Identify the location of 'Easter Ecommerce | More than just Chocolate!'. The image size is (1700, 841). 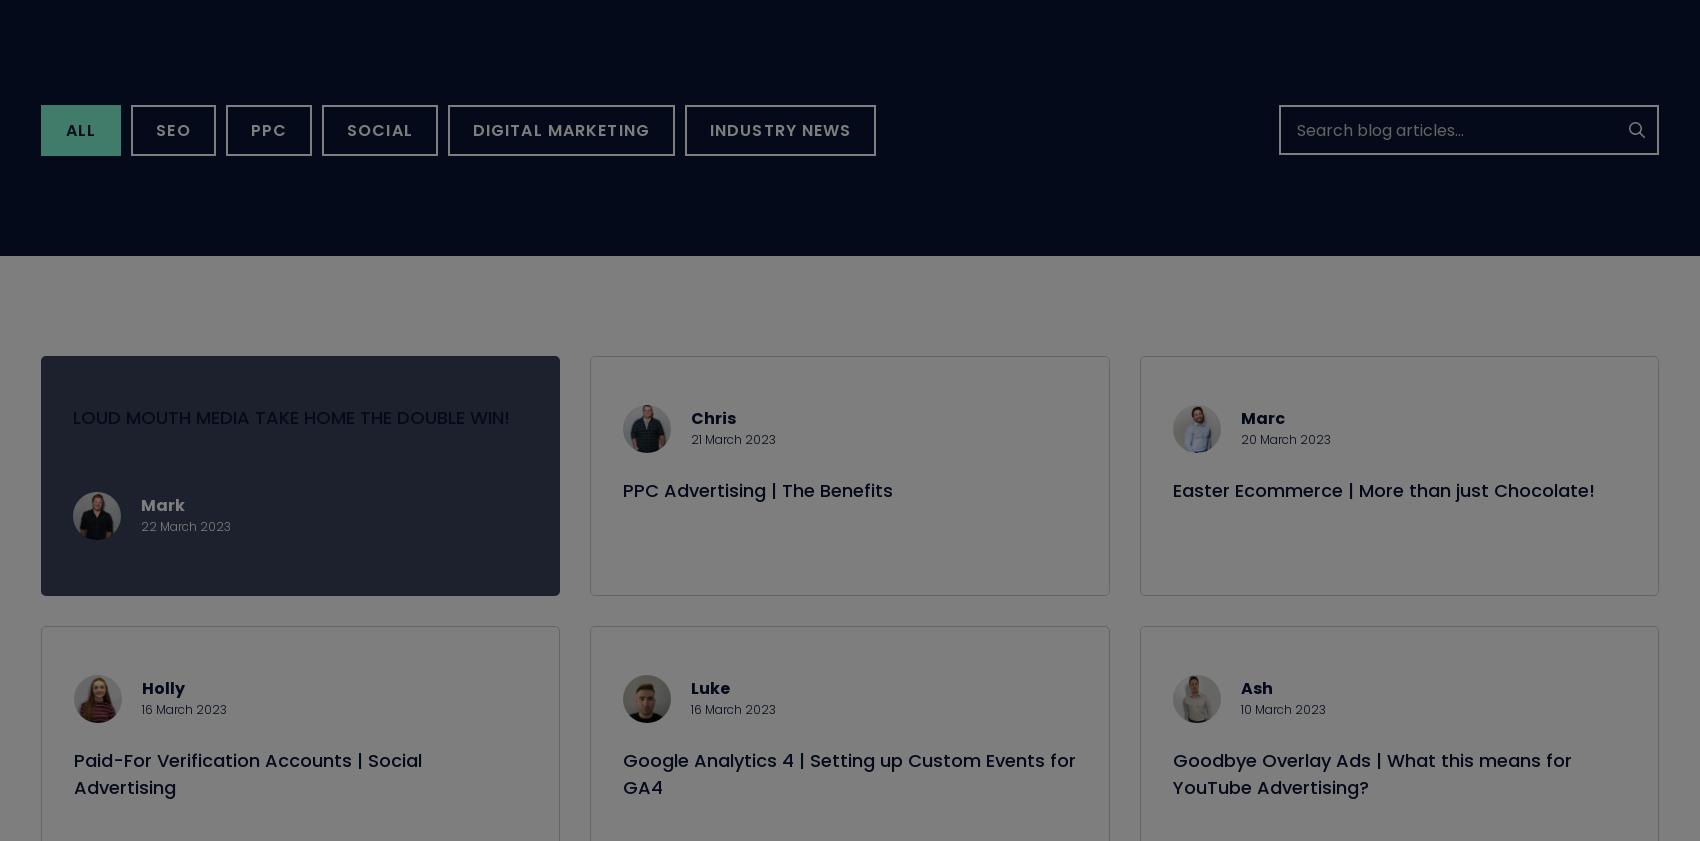
(1381, 513).